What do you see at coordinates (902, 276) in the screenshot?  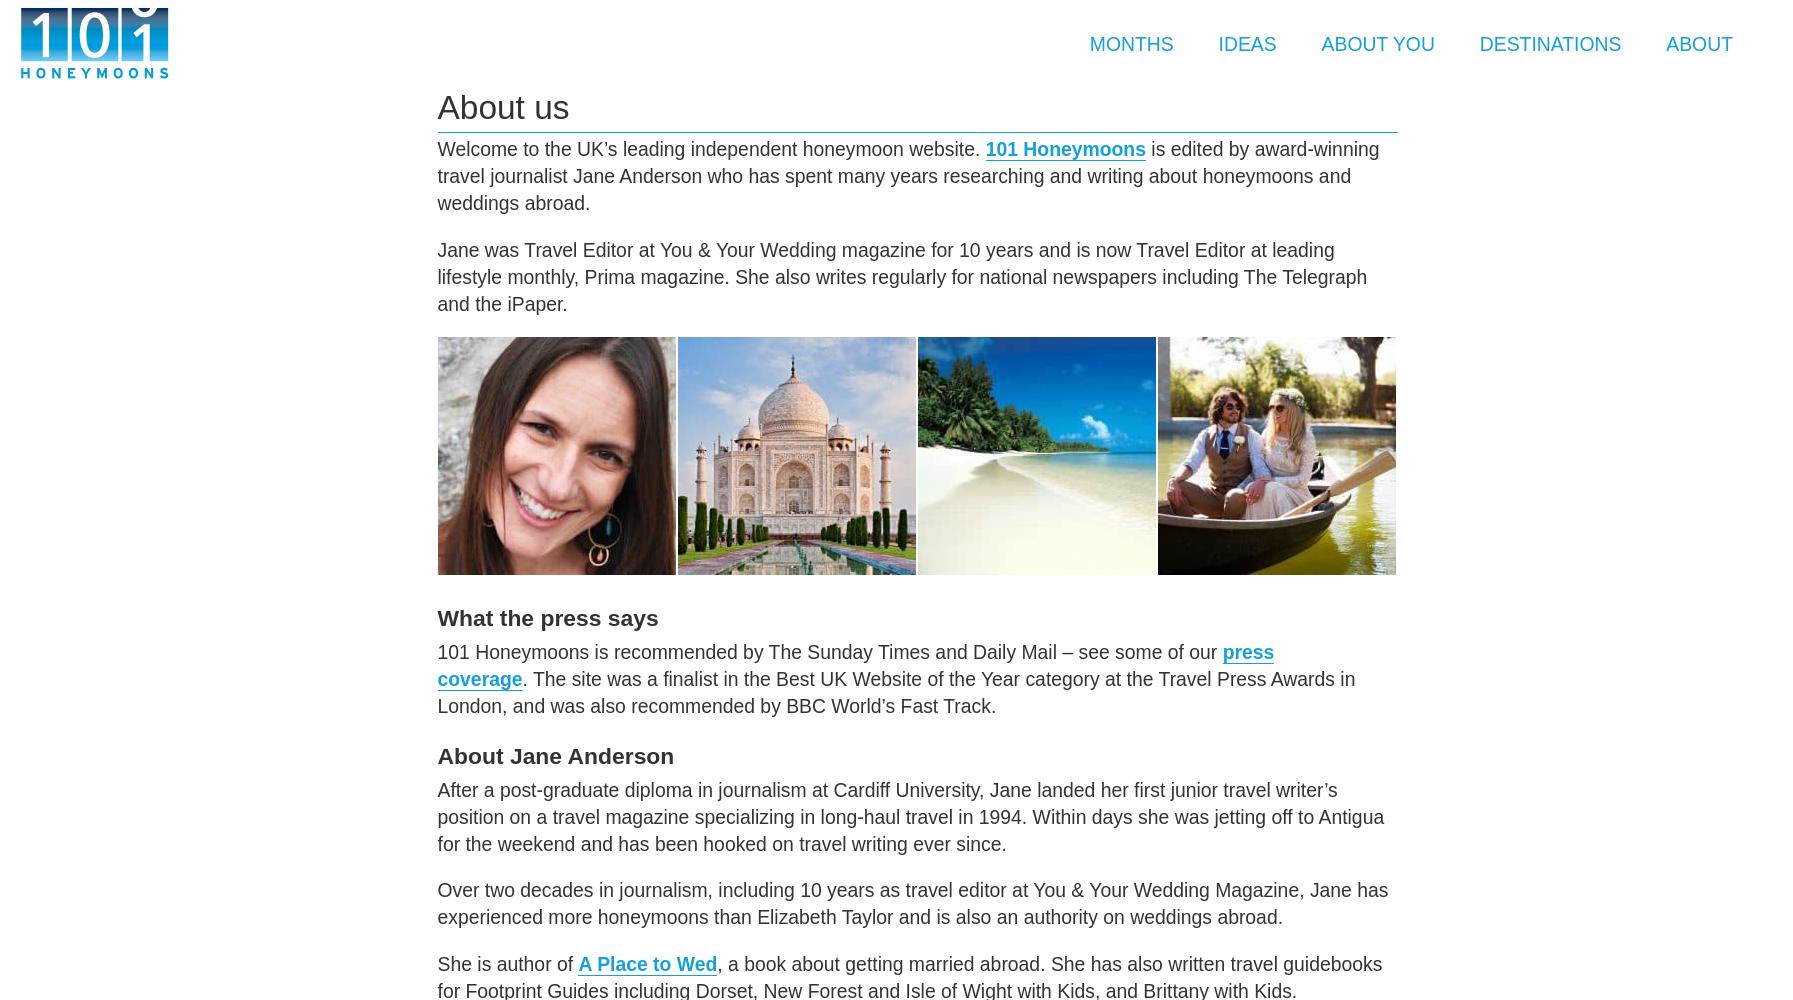 I see `'Jane was Travel Editor at You & Your Wedding magazine for 10 years and is now Travel Editor at leading lifestyle monthly, Prima magazine. She also writes regularly for national newspapers including The Telegraph and the iPaper.'` at bounding box center [902, 276].